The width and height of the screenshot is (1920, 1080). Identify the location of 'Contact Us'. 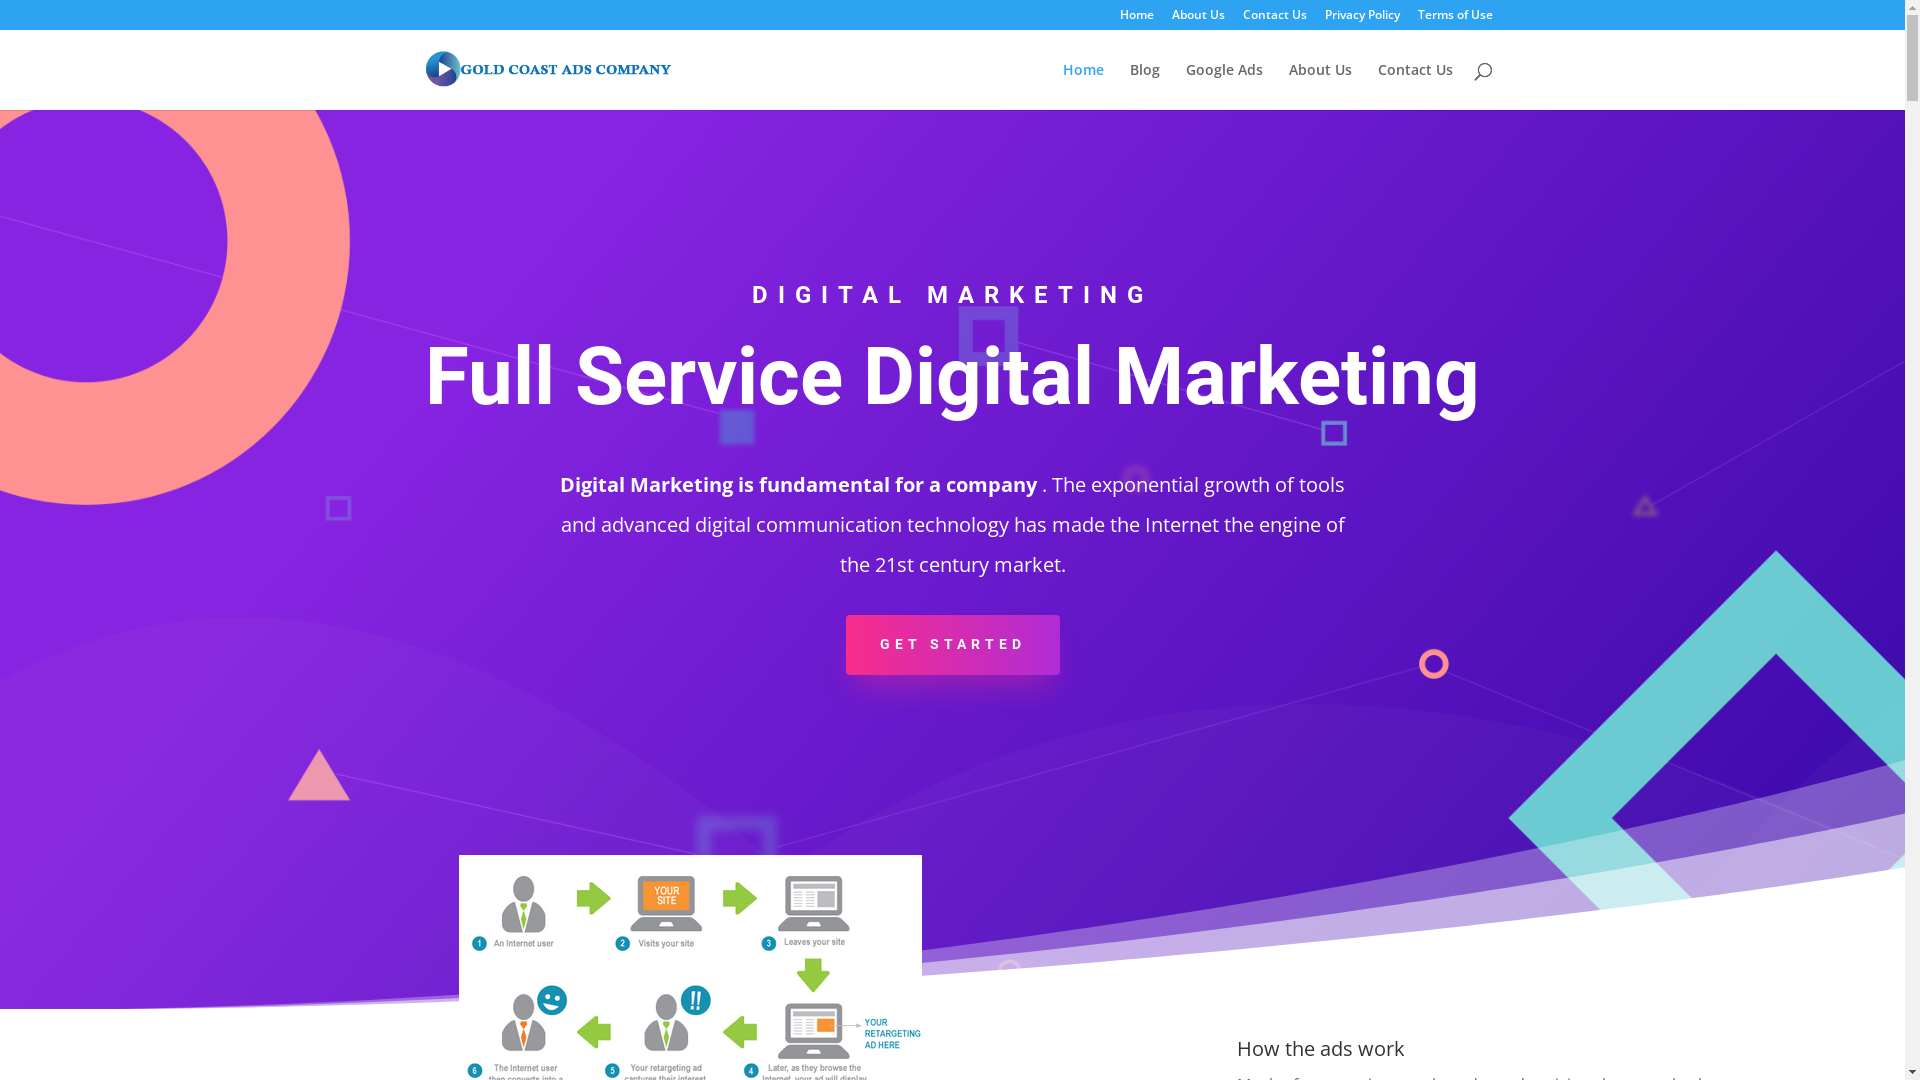
(1376, 85).